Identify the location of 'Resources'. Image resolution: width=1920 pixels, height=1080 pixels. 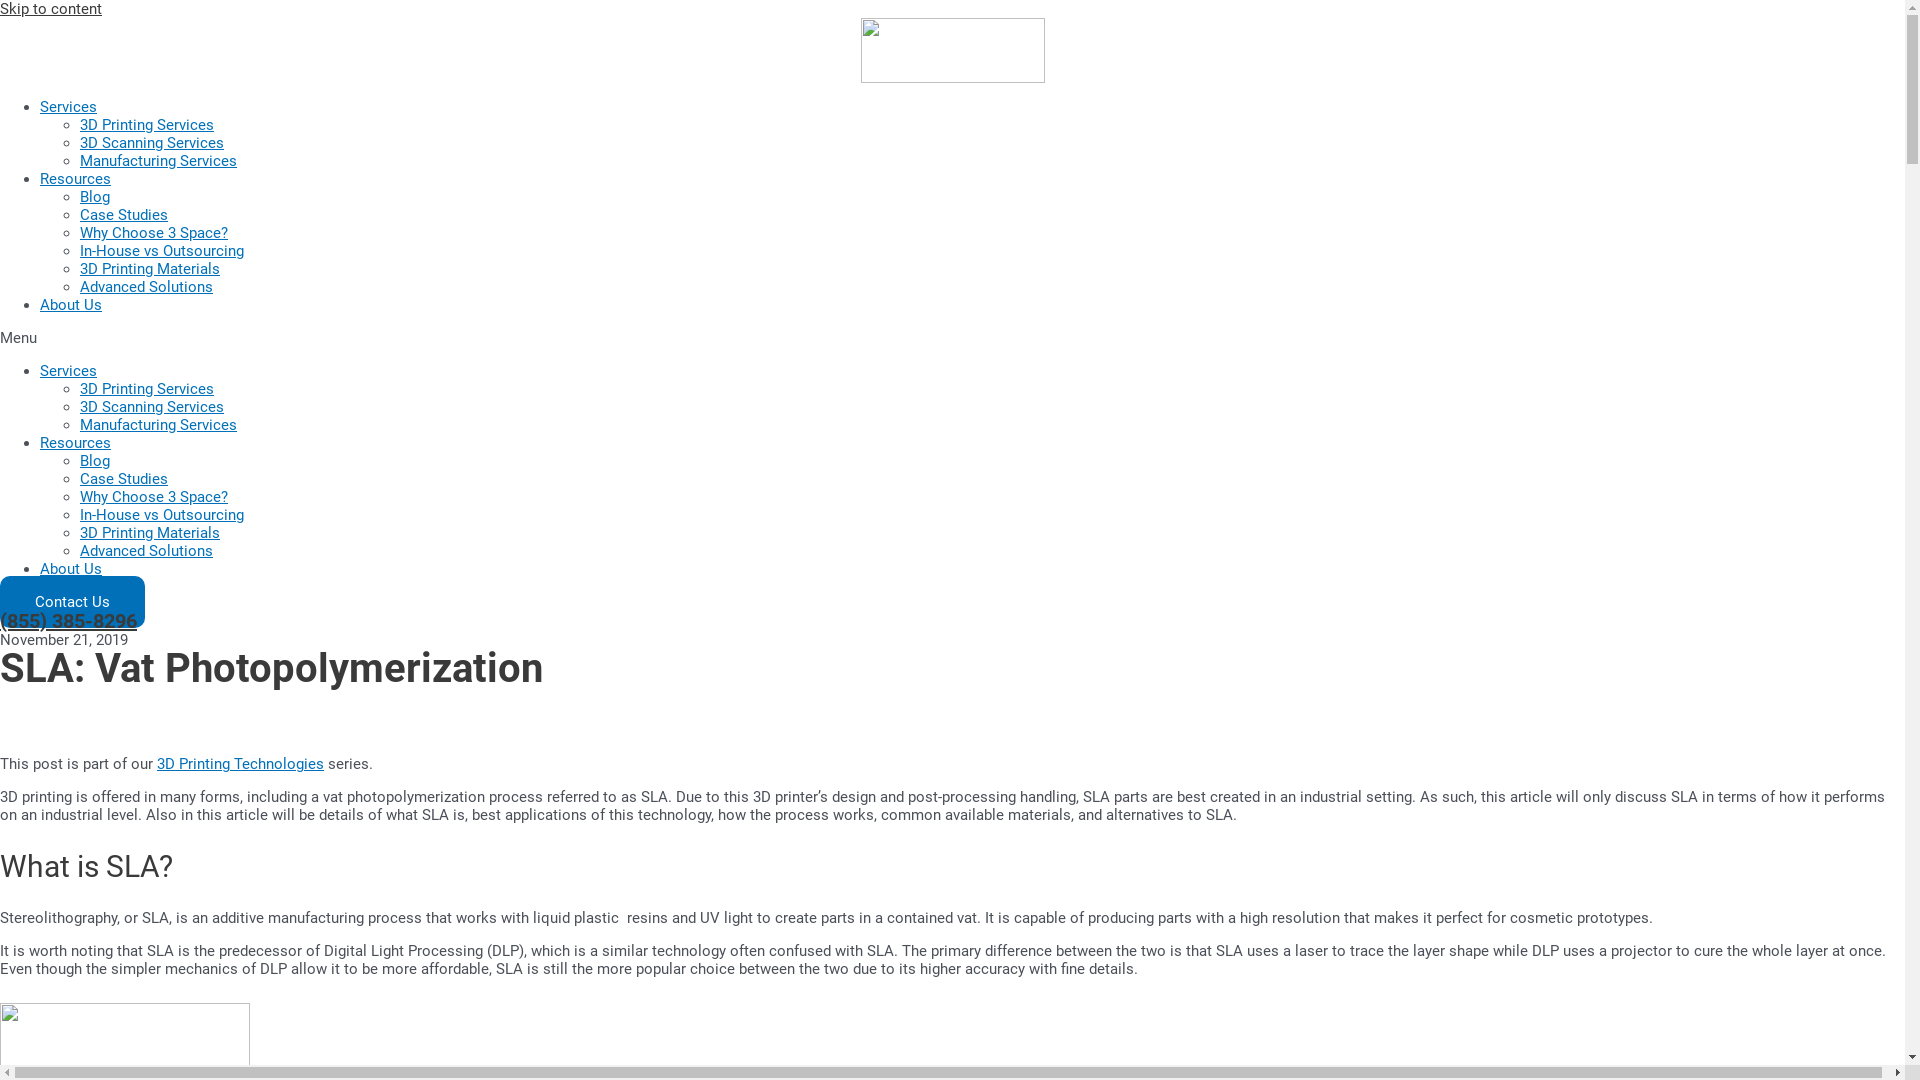
(75, 177).